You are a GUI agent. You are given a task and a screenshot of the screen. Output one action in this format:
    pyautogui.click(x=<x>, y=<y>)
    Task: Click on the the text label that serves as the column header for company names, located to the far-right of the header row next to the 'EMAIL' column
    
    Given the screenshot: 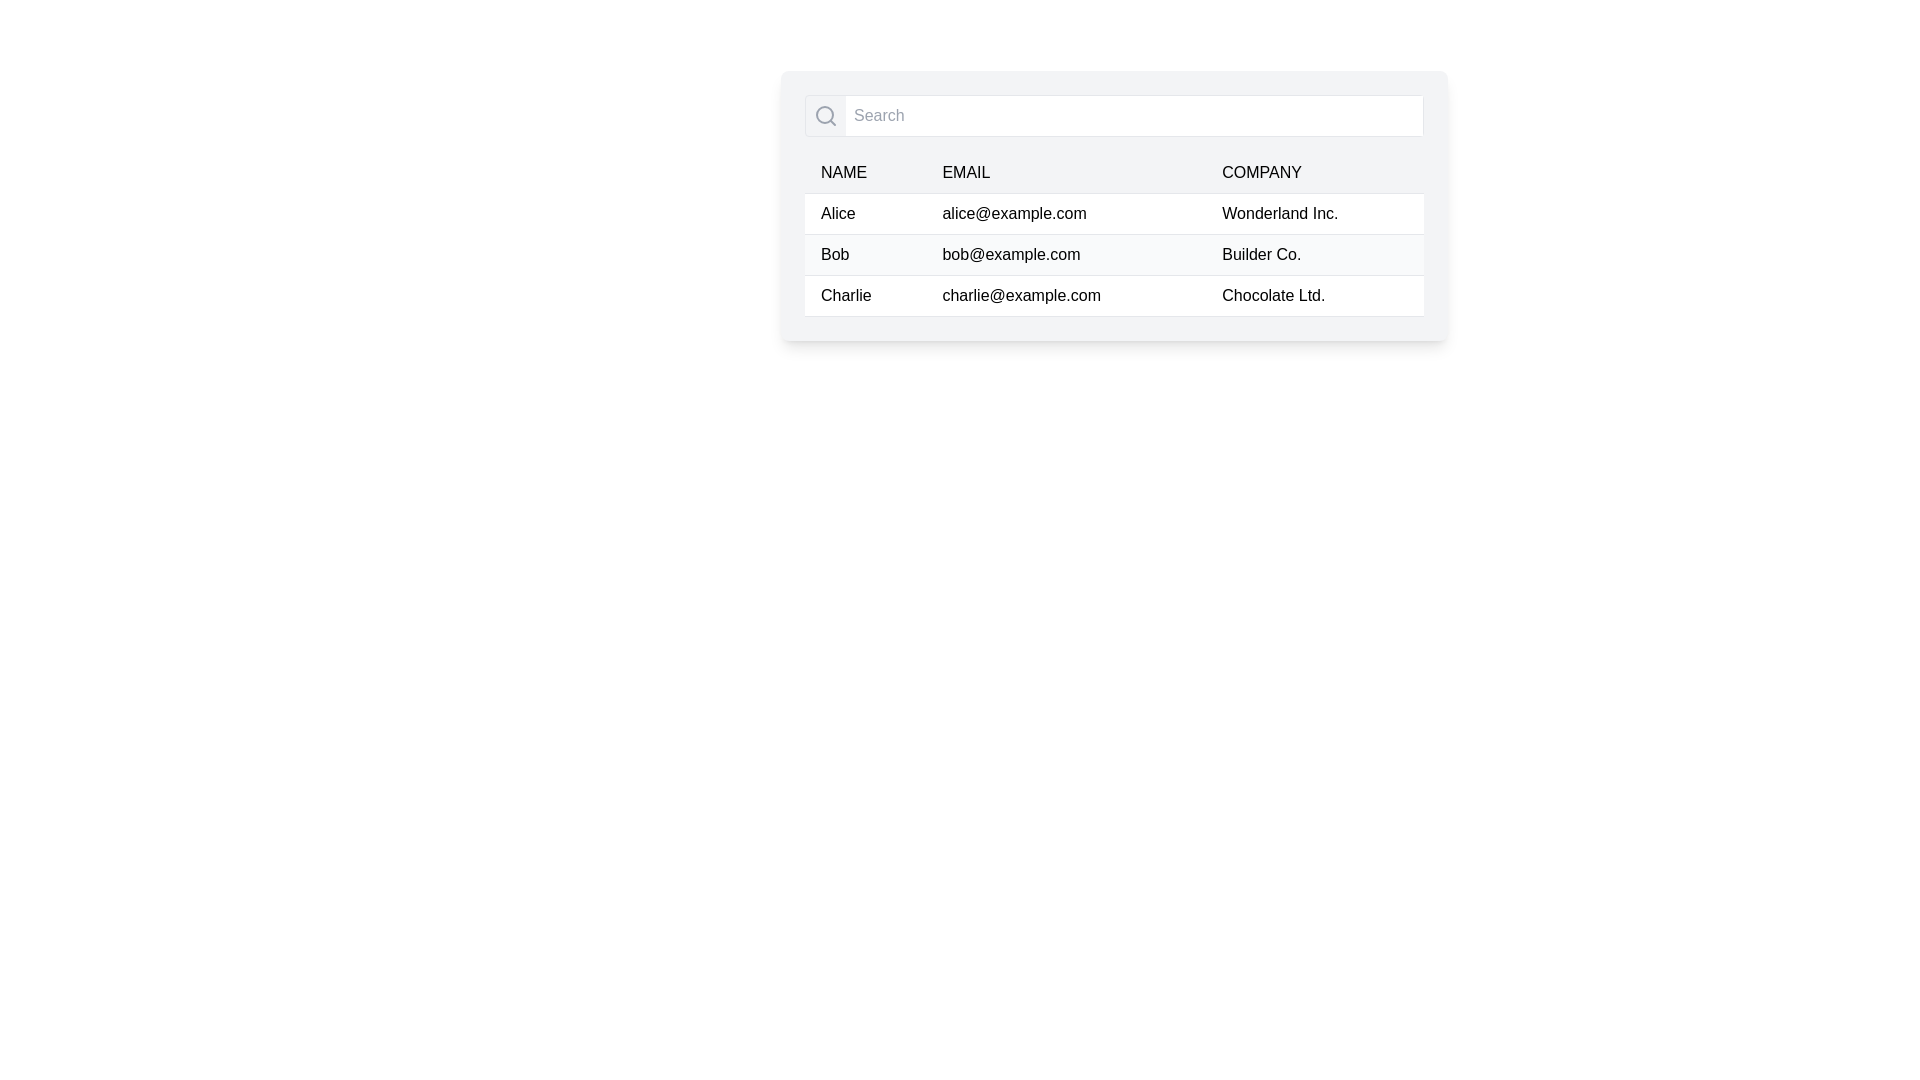 What is the action you would take?
    pyautogui.click(x=1261, y=172)
    